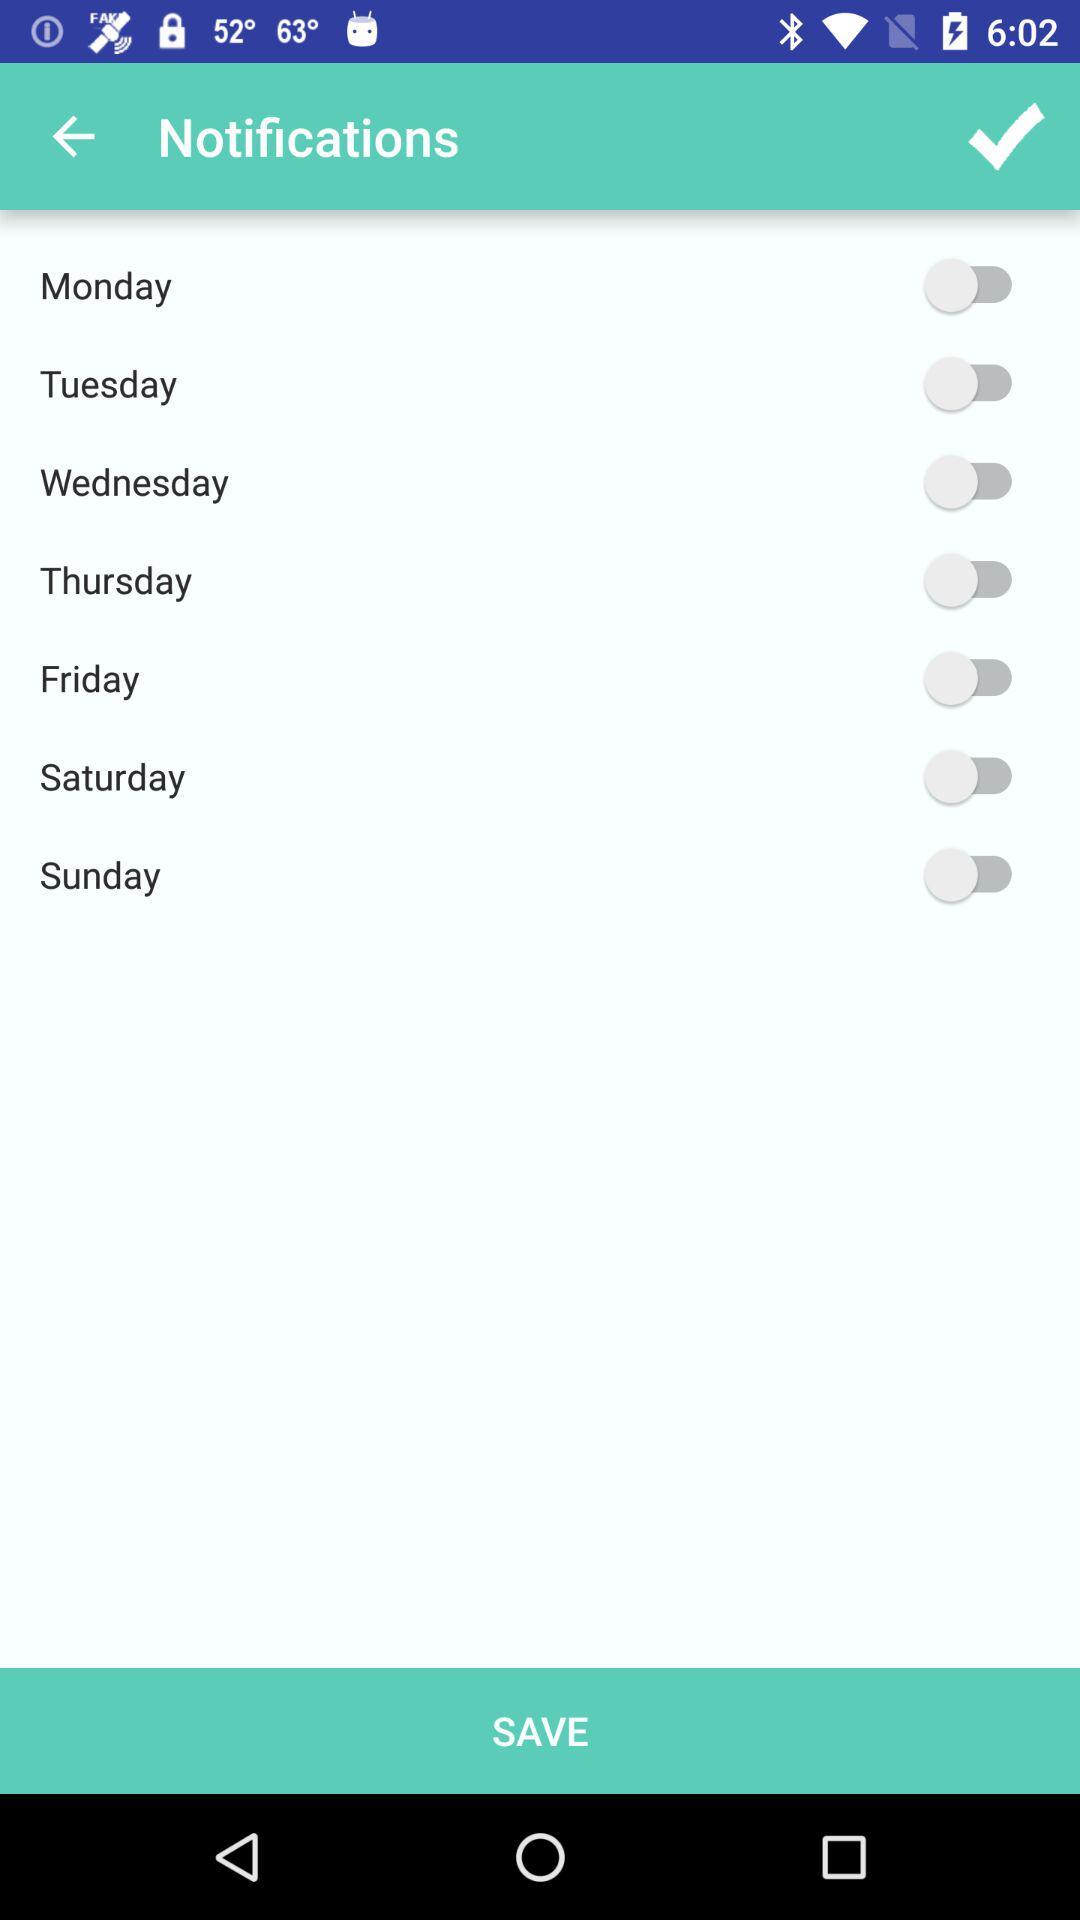 Image resolution: width=1080 pixels, height=1920 pixels. Describe the element at coordinates (872, 383) in the screenshot. I see `the icon next to the tuesday icon` at that location.